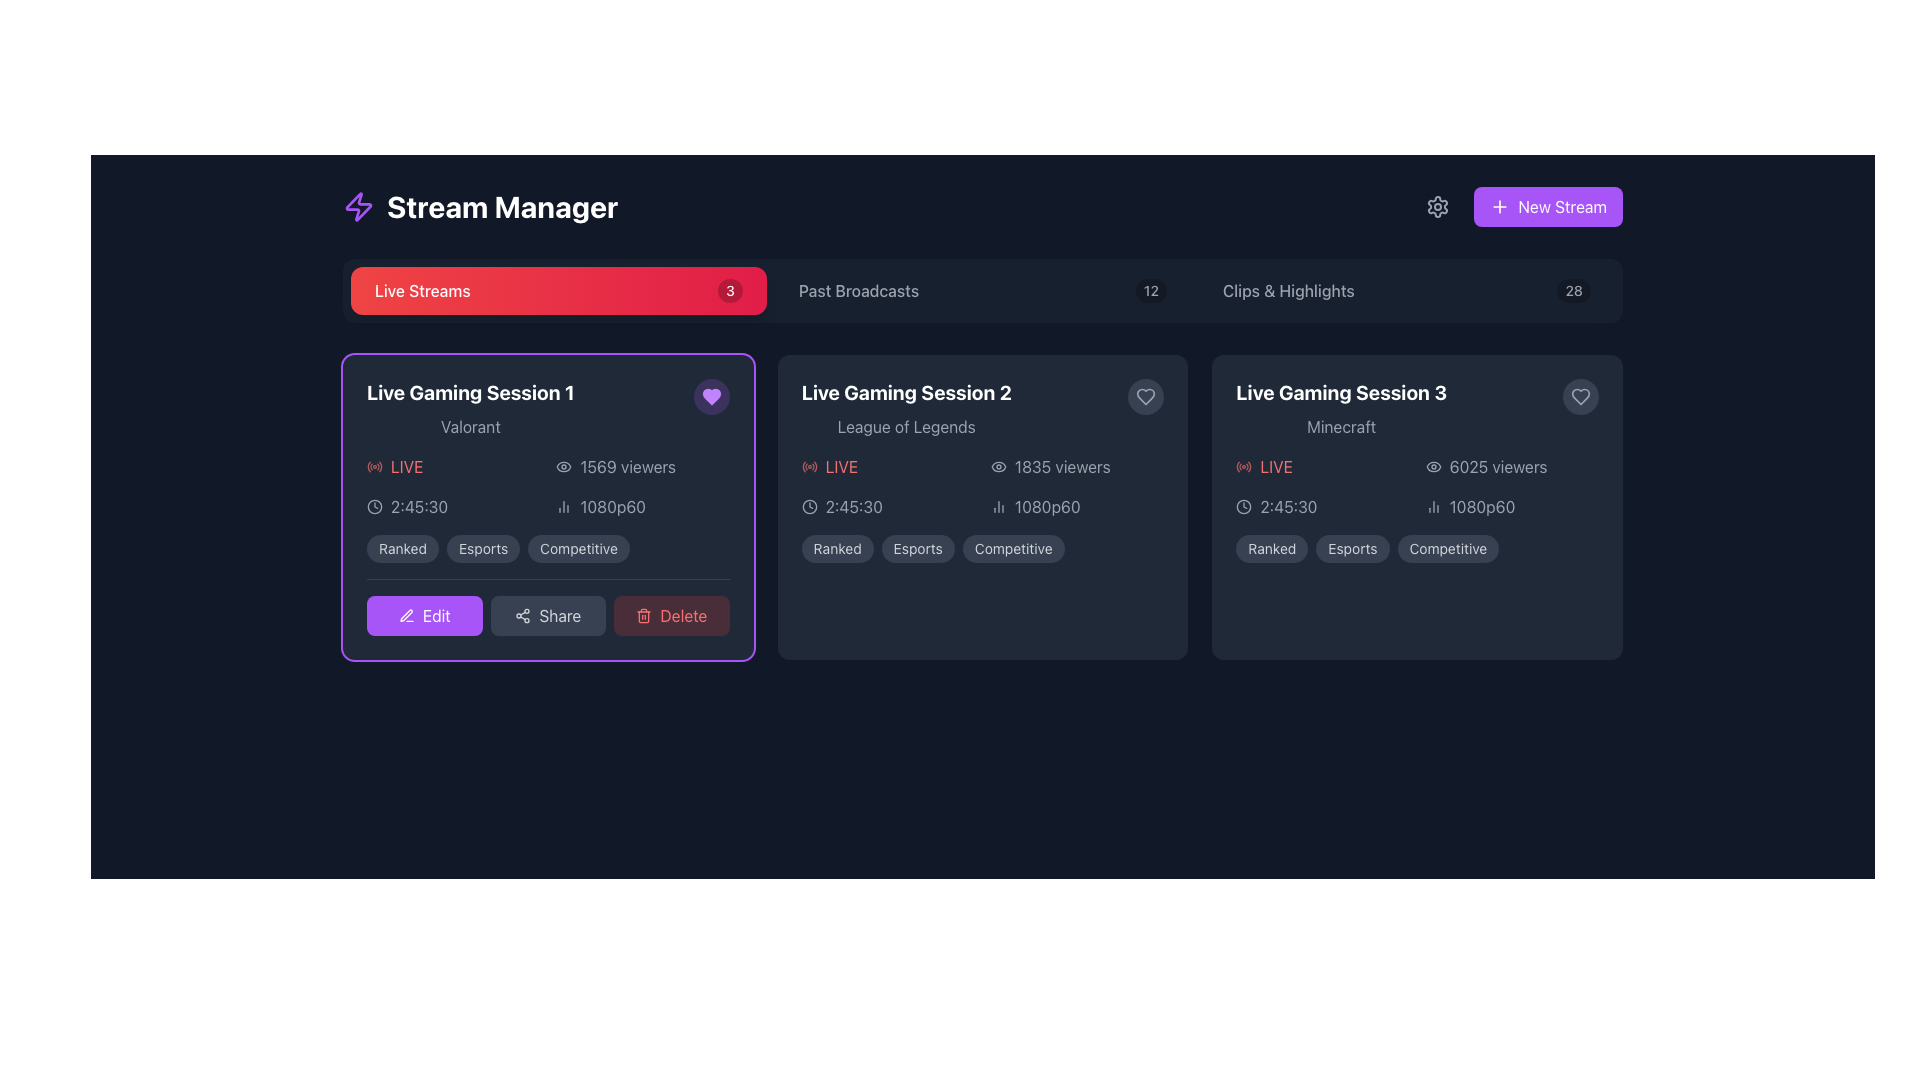 The image size is (1920, 1080). Describe the element at coordinates (374, 505) in the screenshot. I see `the center circle of the clock icon, which serves as the visual representation of the clock's face` at that location.